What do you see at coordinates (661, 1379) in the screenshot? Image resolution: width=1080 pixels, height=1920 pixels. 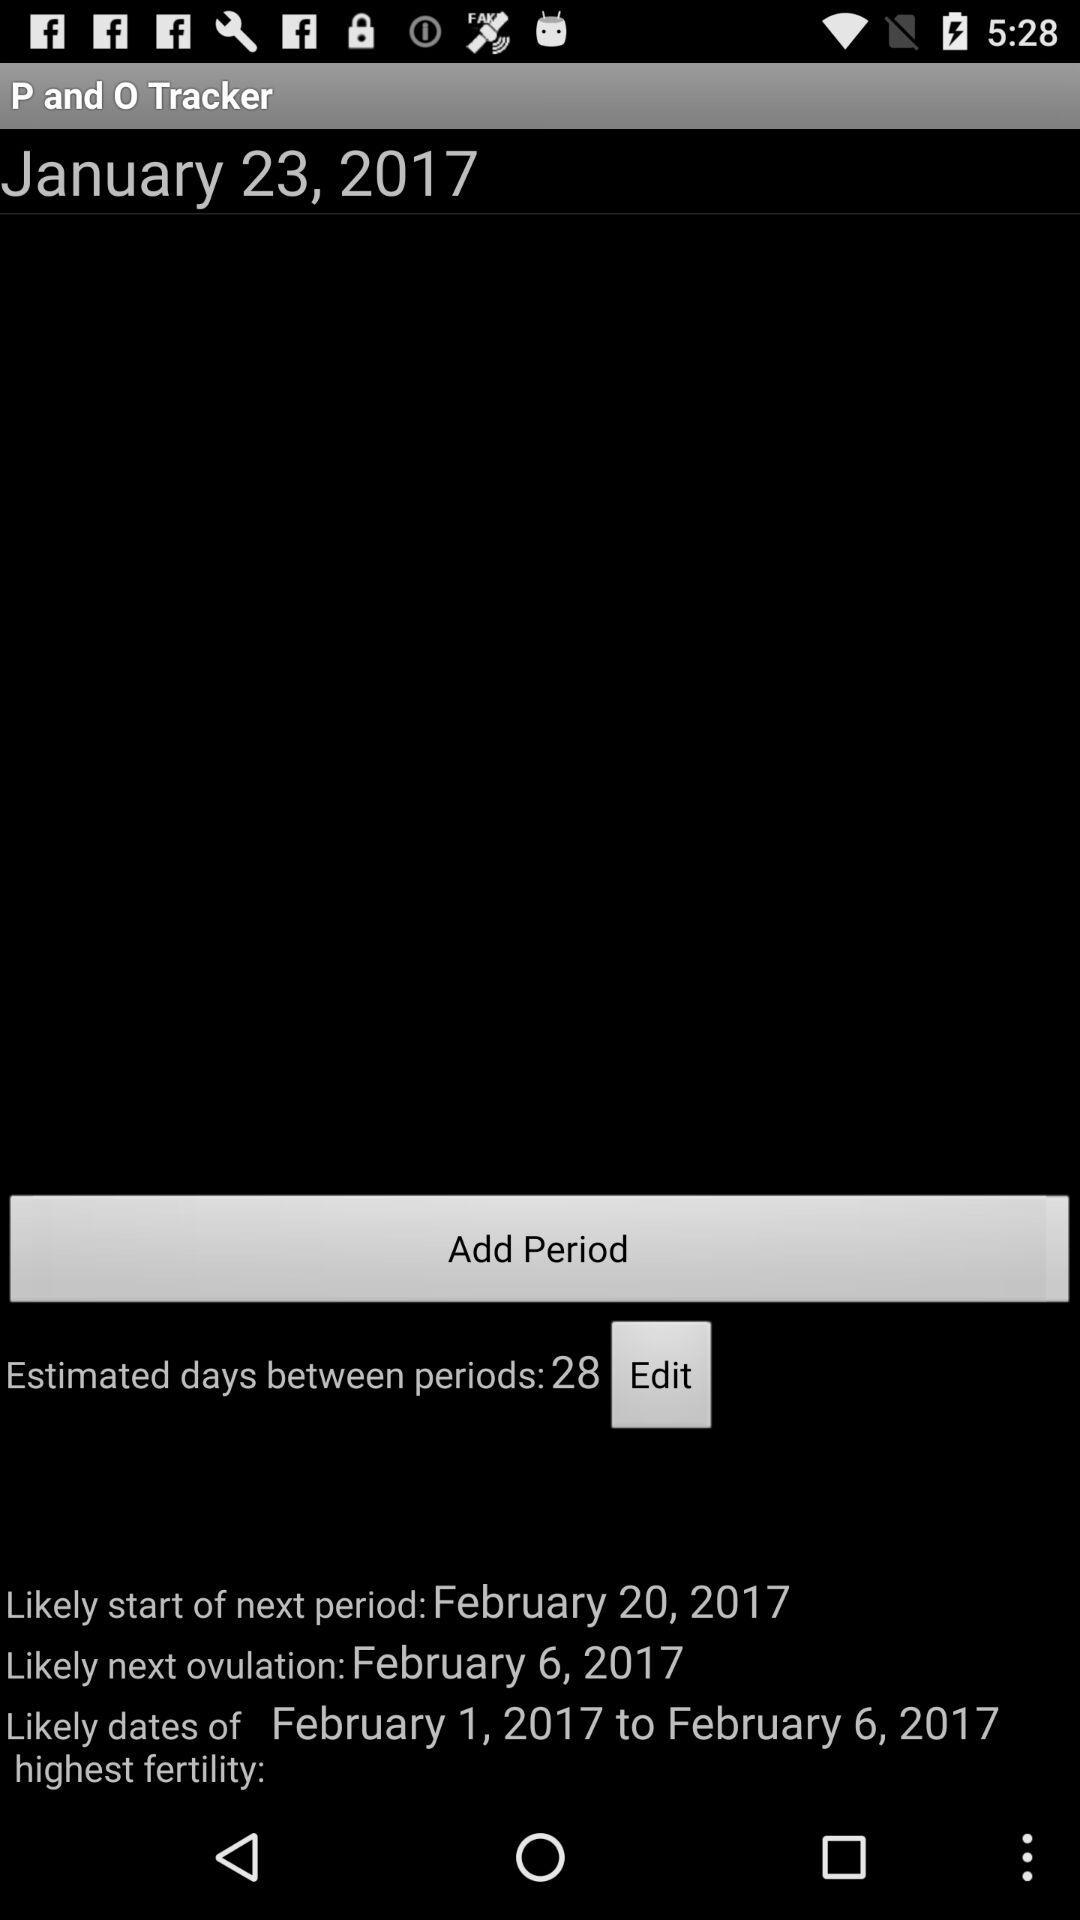 I see `button below the add period icon` at bounding box center [661, 1379].